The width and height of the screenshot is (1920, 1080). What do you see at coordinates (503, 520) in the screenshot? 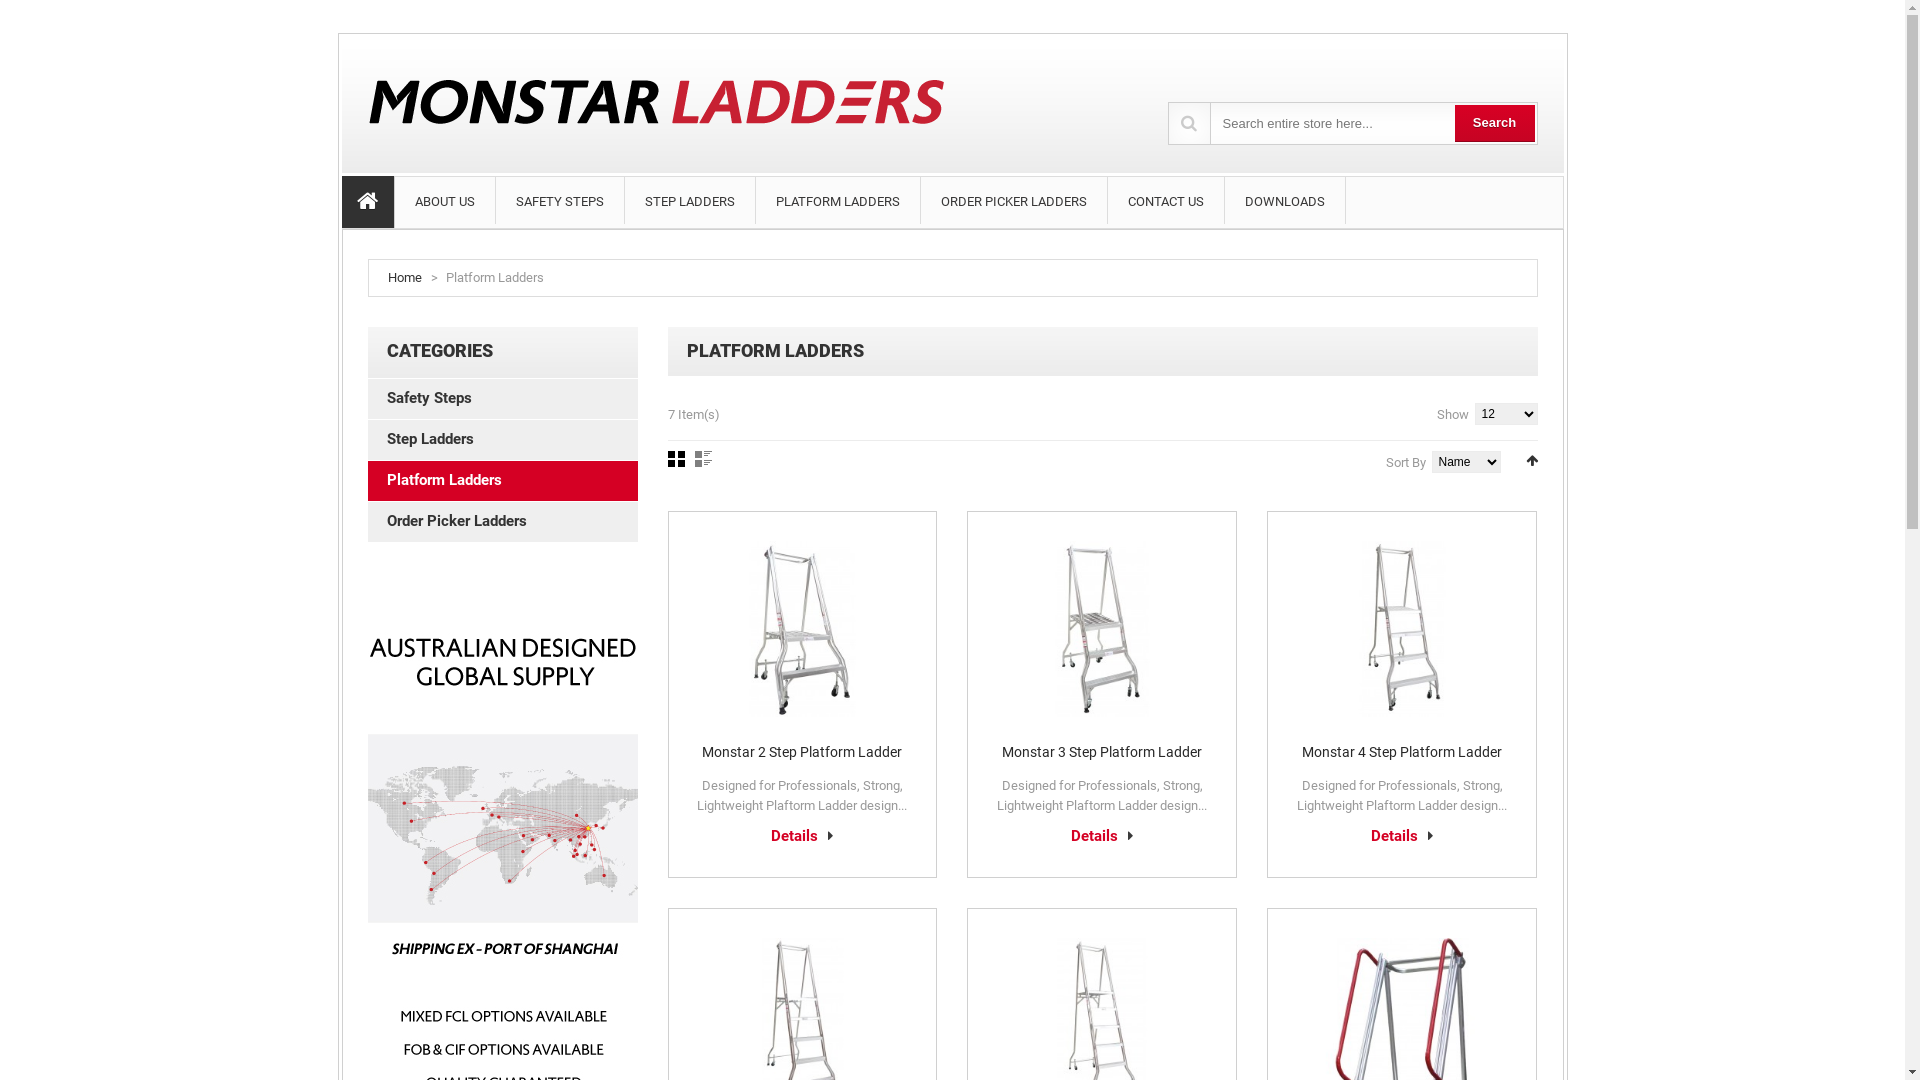
I see `'Order Picker Ladders'` at bounding box center [503, 520].